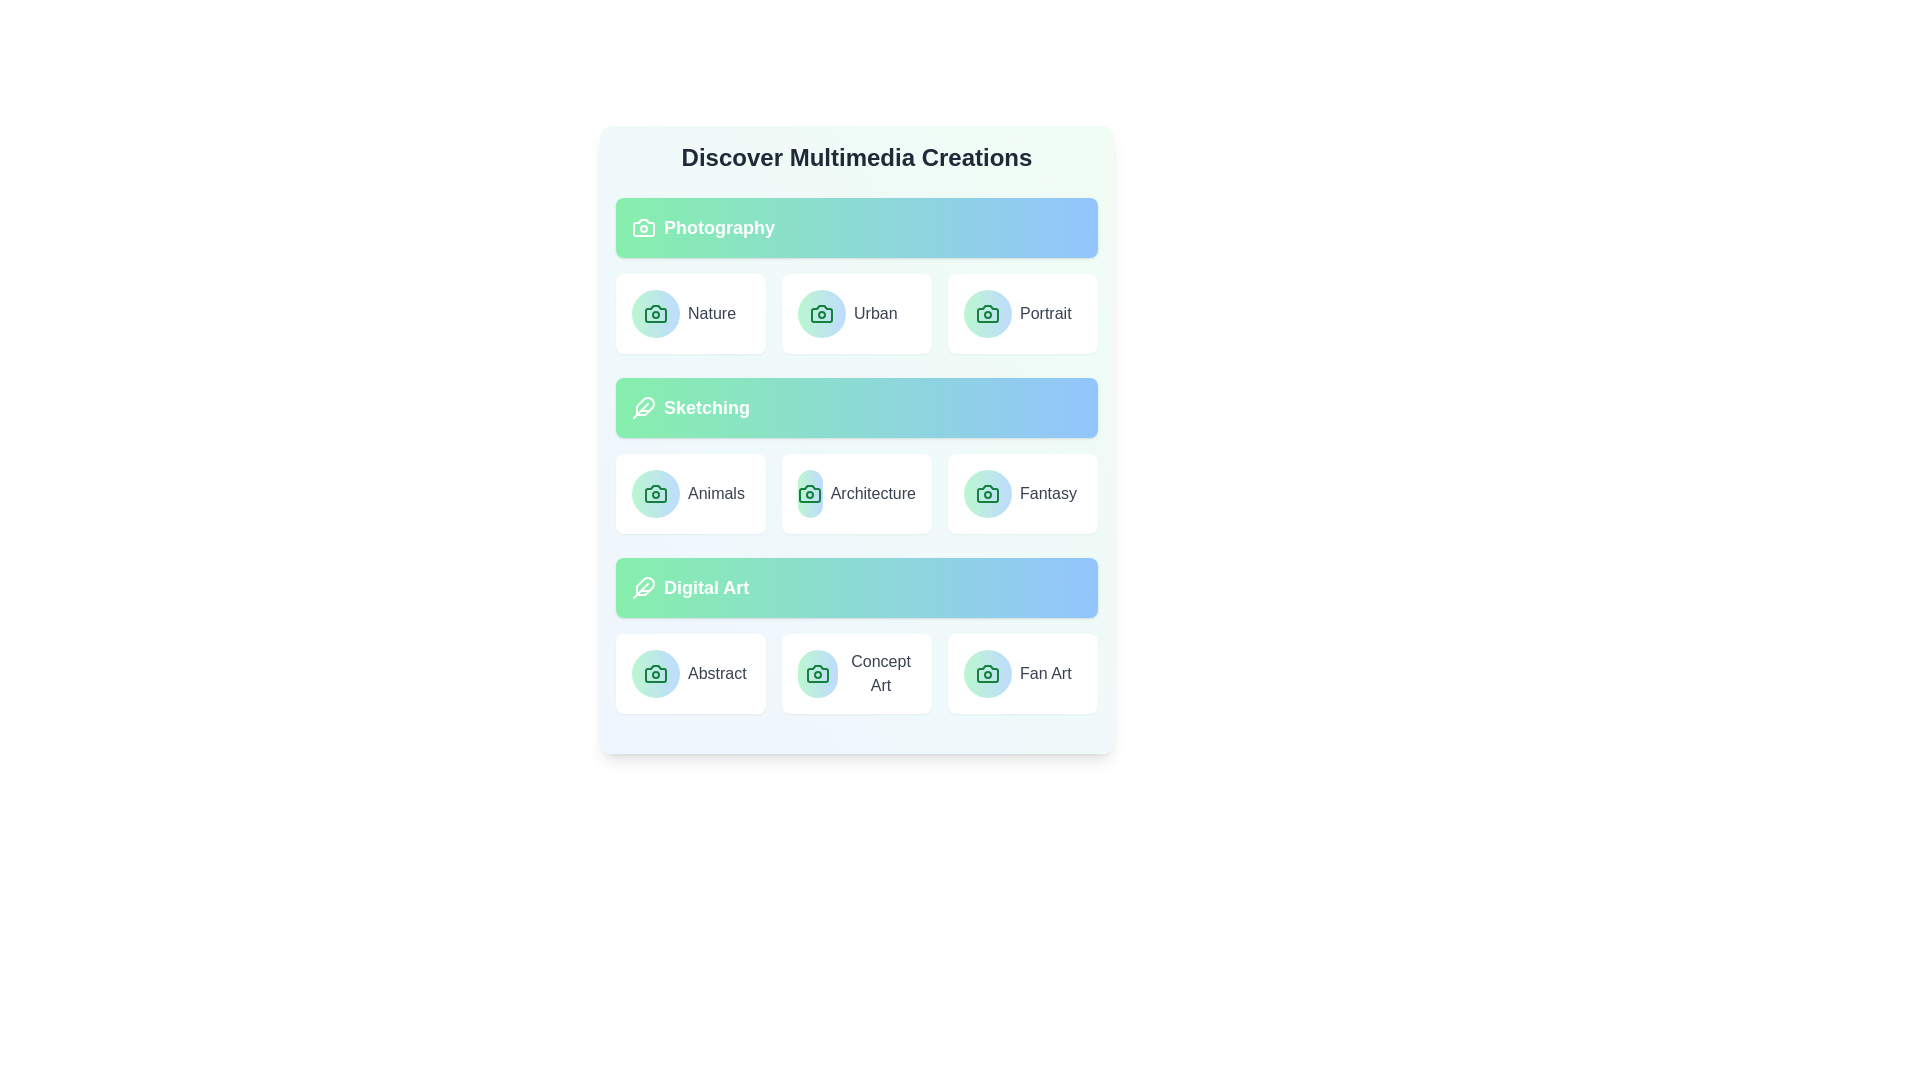 Image resolution: width=1920 pixels, height=1080 pixels. Describe the element at coordinates (857, 226) in the screenshot. I see `the category header Photography to focus on its contents` at that location.